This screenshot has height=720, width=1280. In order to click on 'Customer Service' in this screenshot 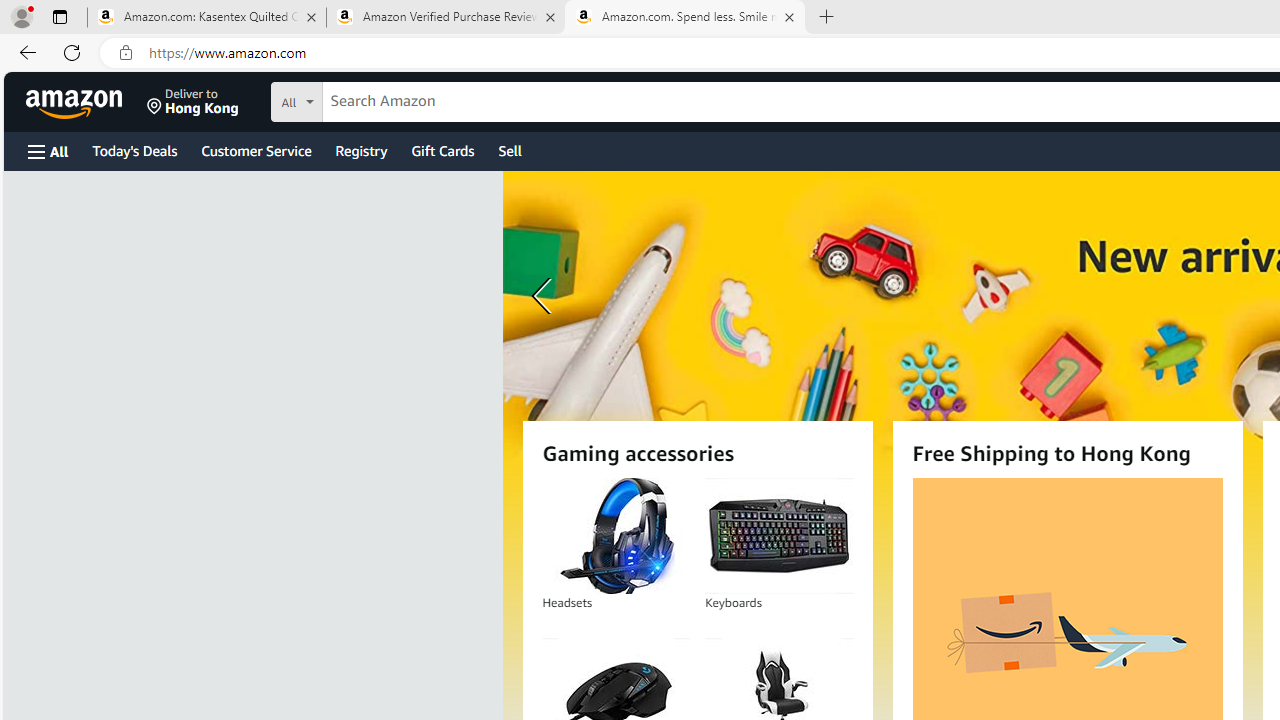, I will do `click(255, 149)`.